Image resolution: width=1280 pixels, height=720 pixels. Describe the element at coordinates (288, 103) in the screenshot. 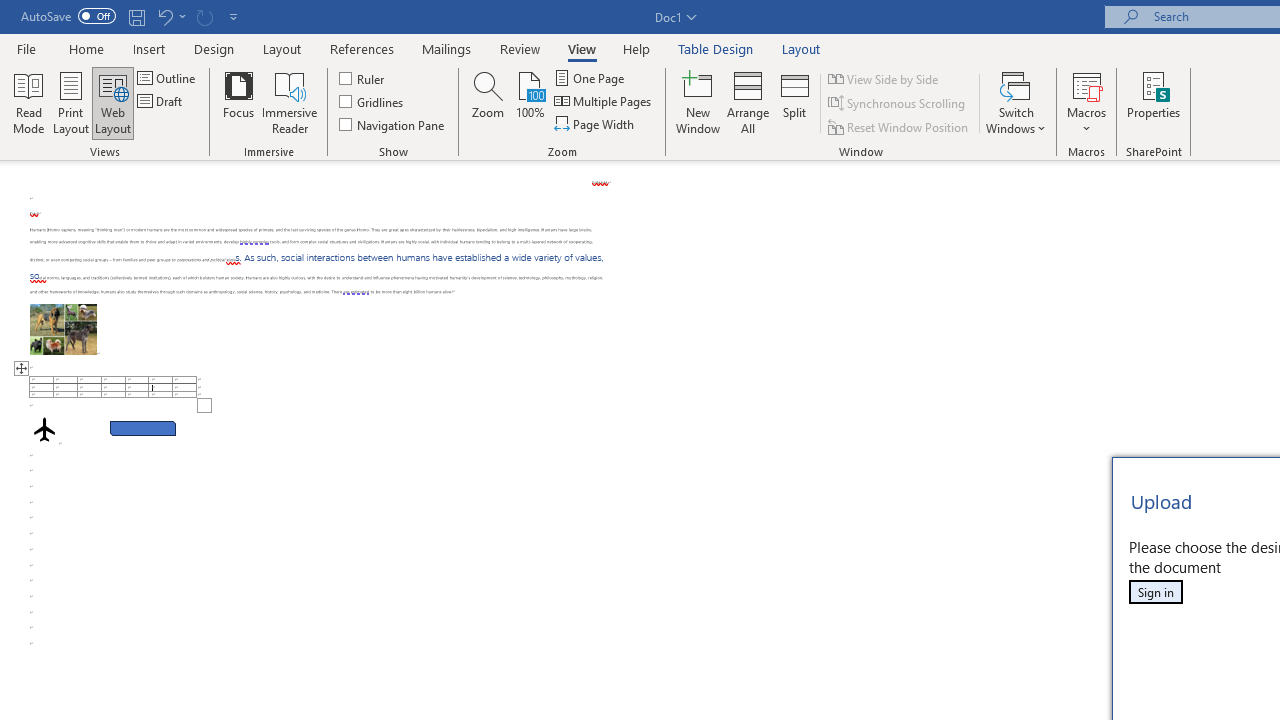

I see `'Immersive Reader'` at that location.